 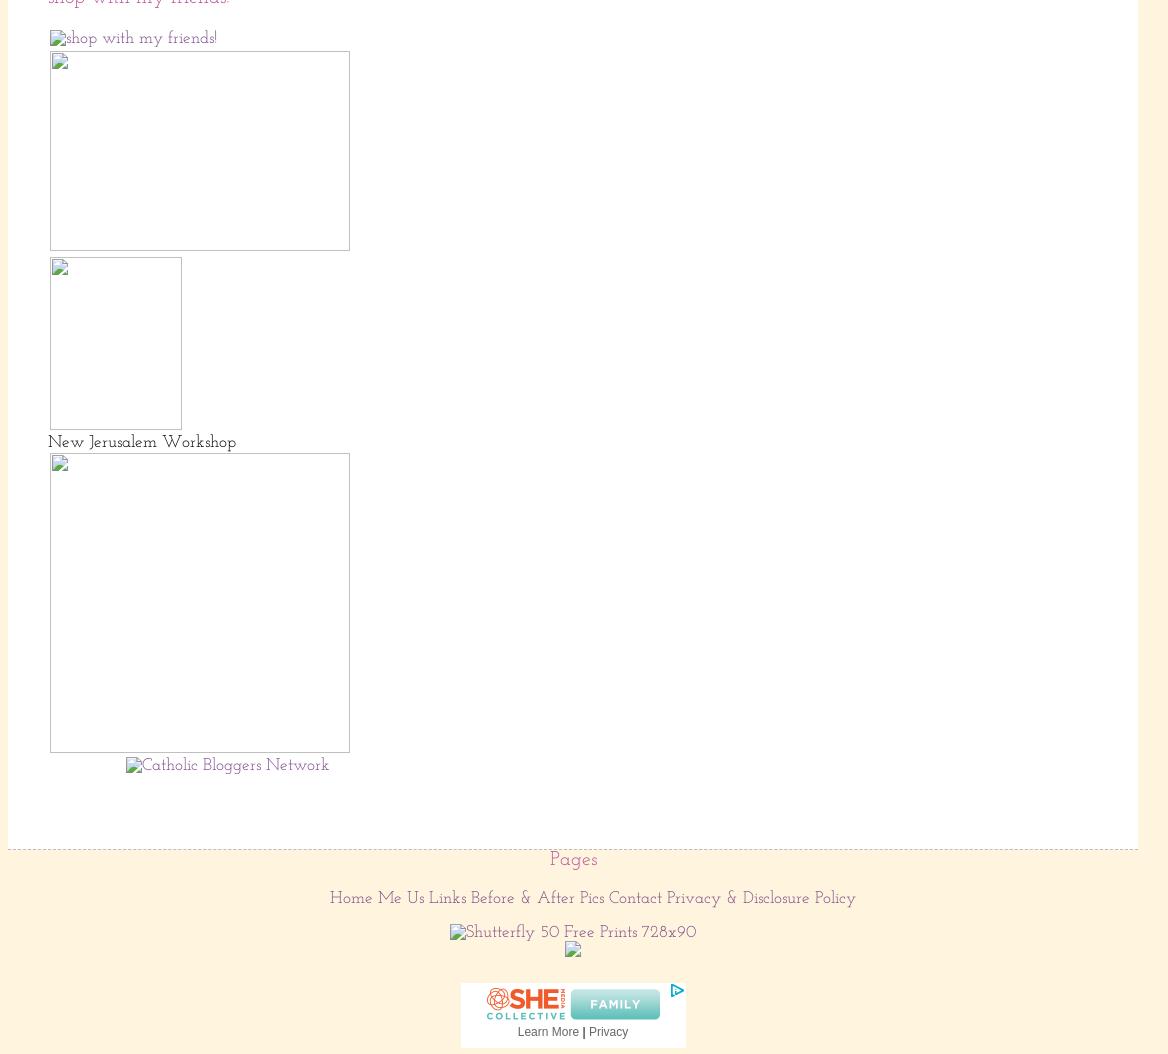 What do you see at coordinates (547, 1030) in the screenshot?
I see `'Learn More'` at bounding box center [547, 1030].